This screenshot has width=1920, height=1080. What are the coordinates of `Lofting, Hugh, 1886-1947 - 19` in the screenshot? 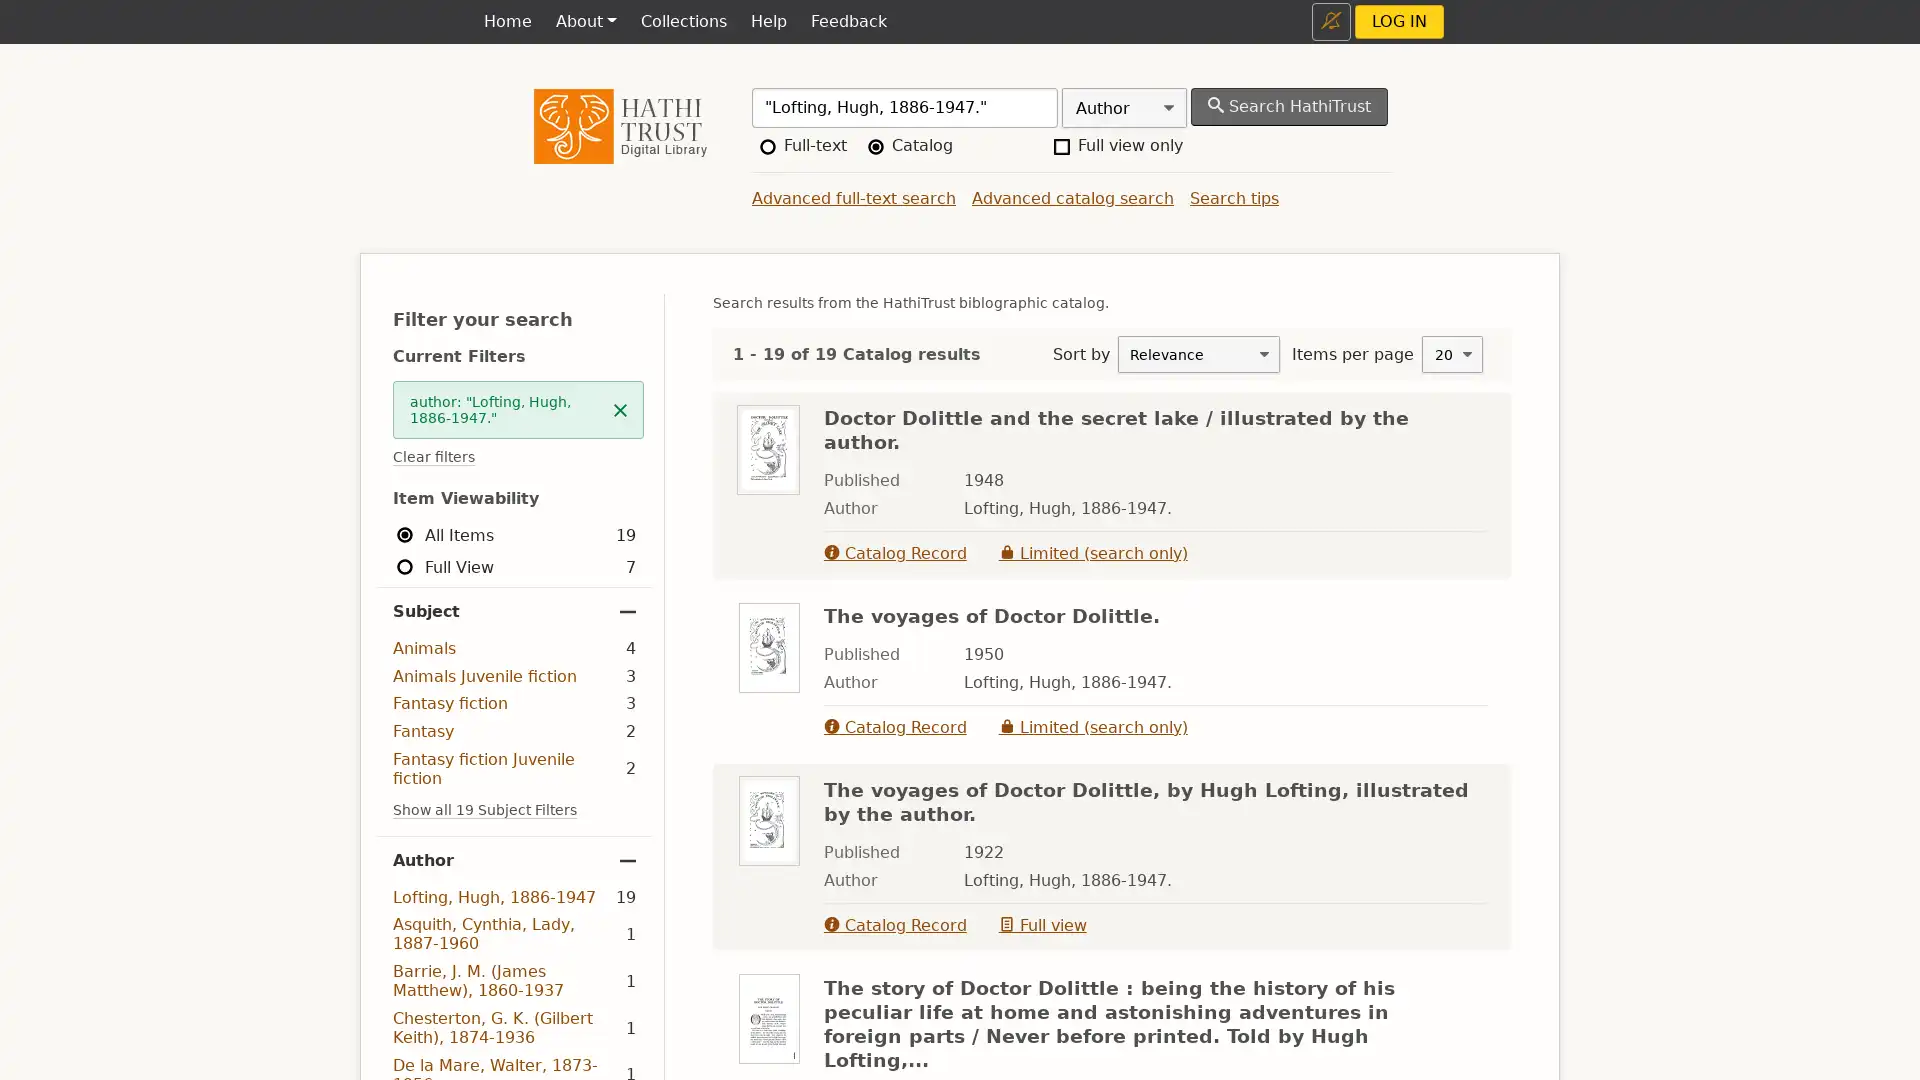 It's located at (514, 896).